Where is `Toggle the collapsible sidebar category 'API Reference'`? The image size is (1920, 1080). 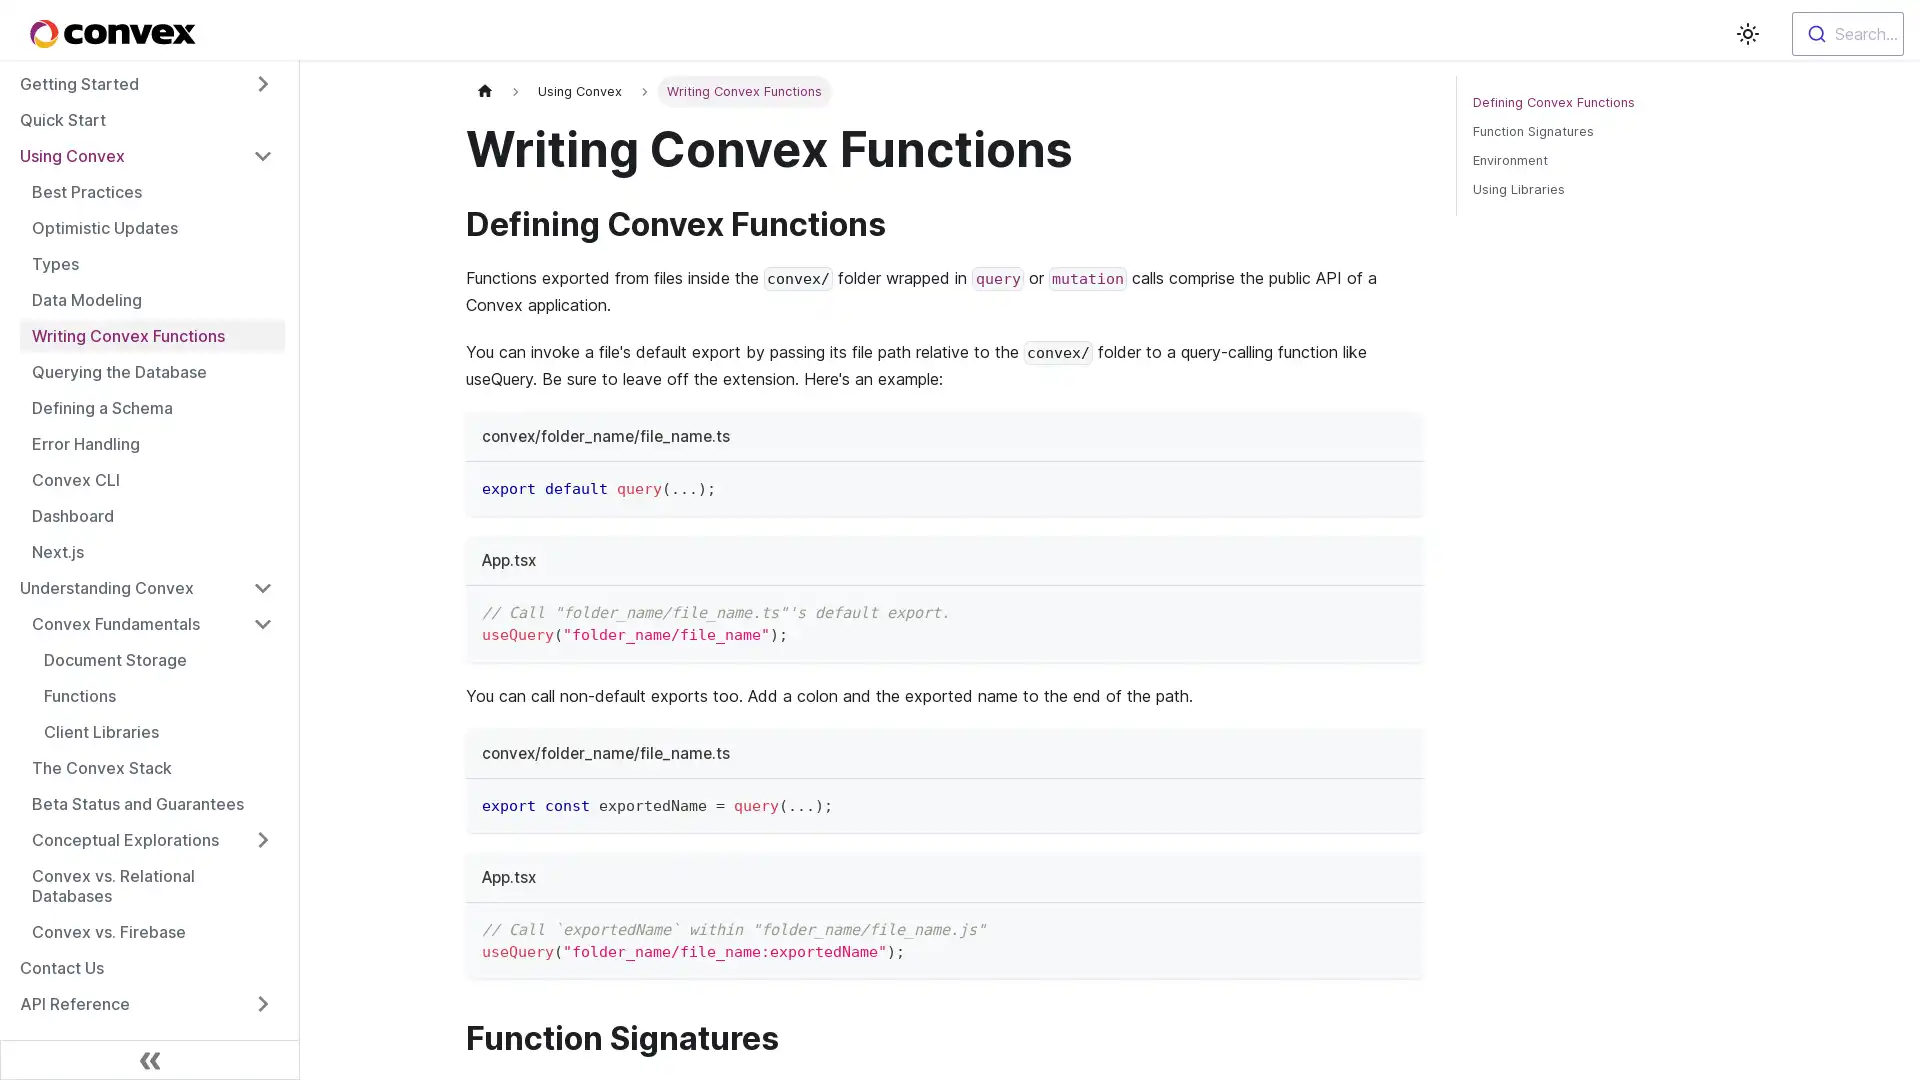
Toggle the collapsible sidebar category 'API Reference' is located at coordinates (262, 1003).